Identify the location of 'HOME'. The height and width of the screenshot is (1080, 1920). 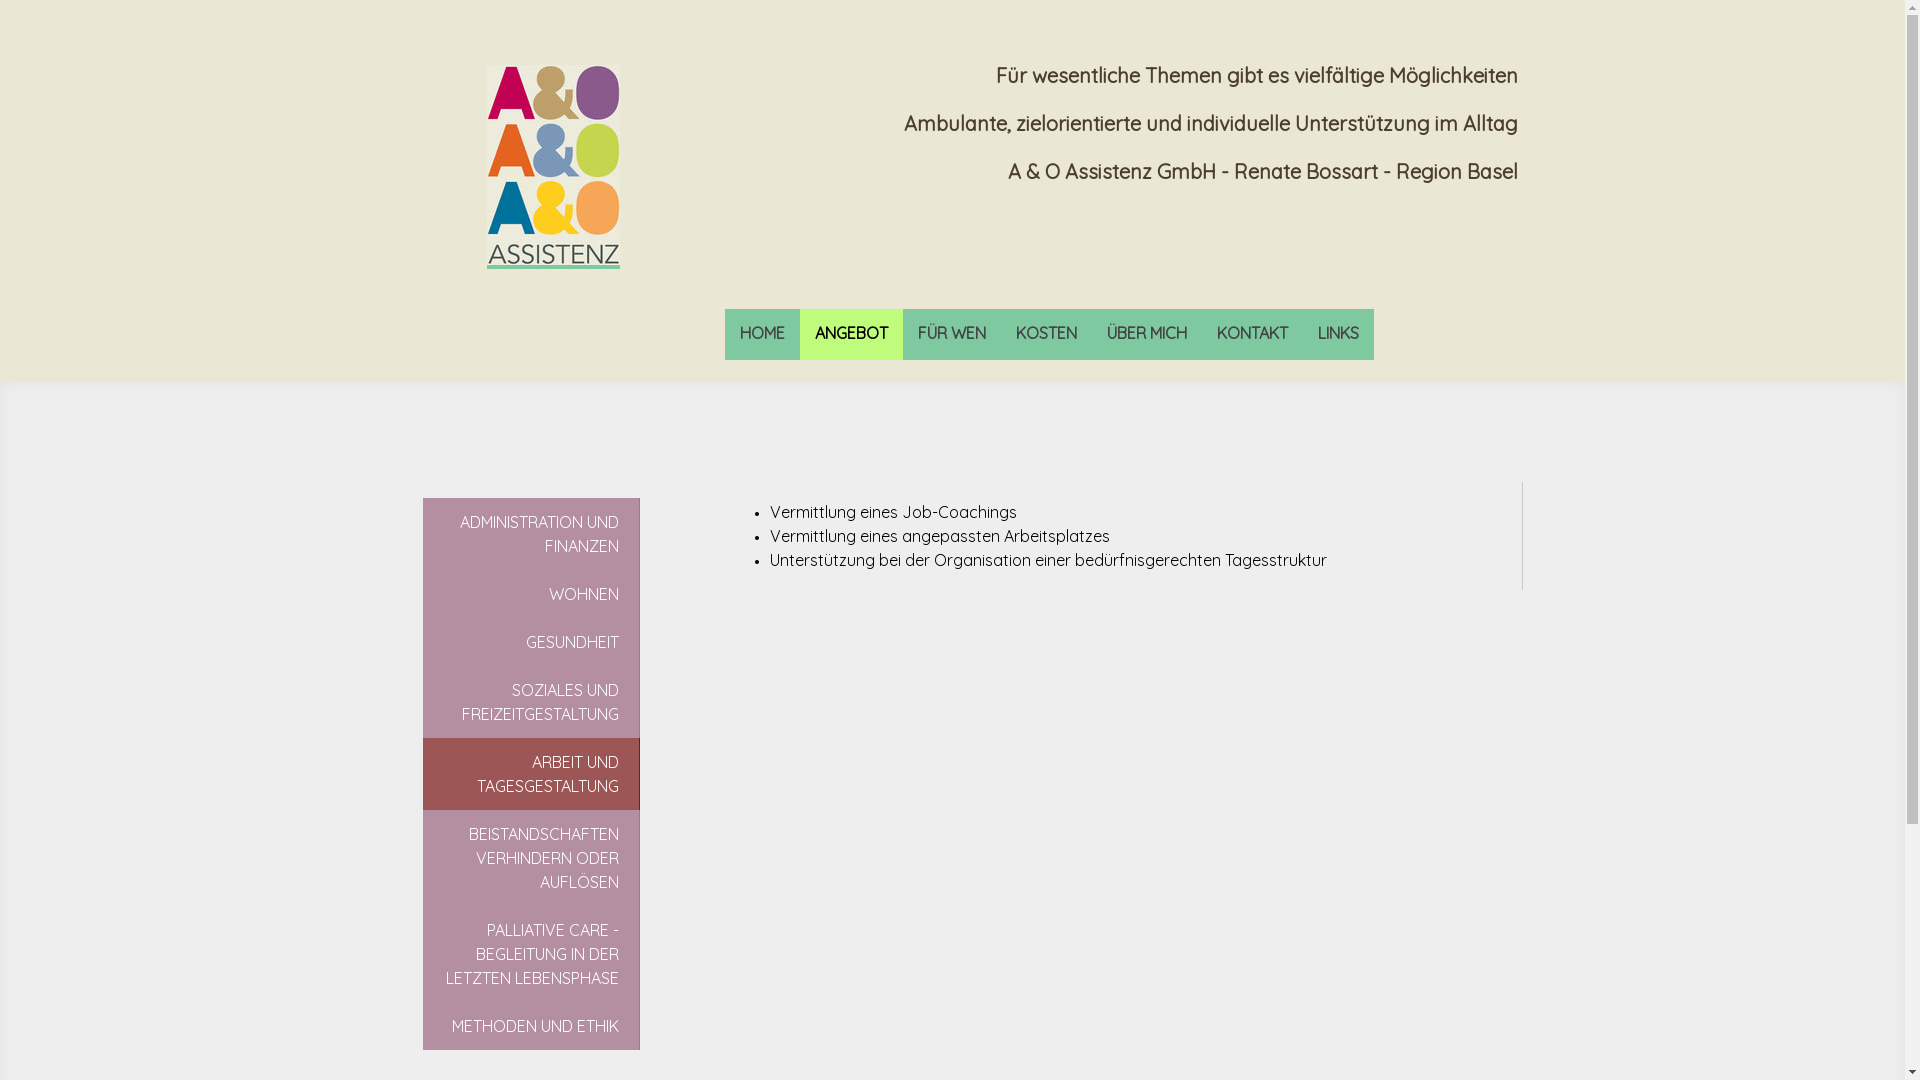
(760, 333).